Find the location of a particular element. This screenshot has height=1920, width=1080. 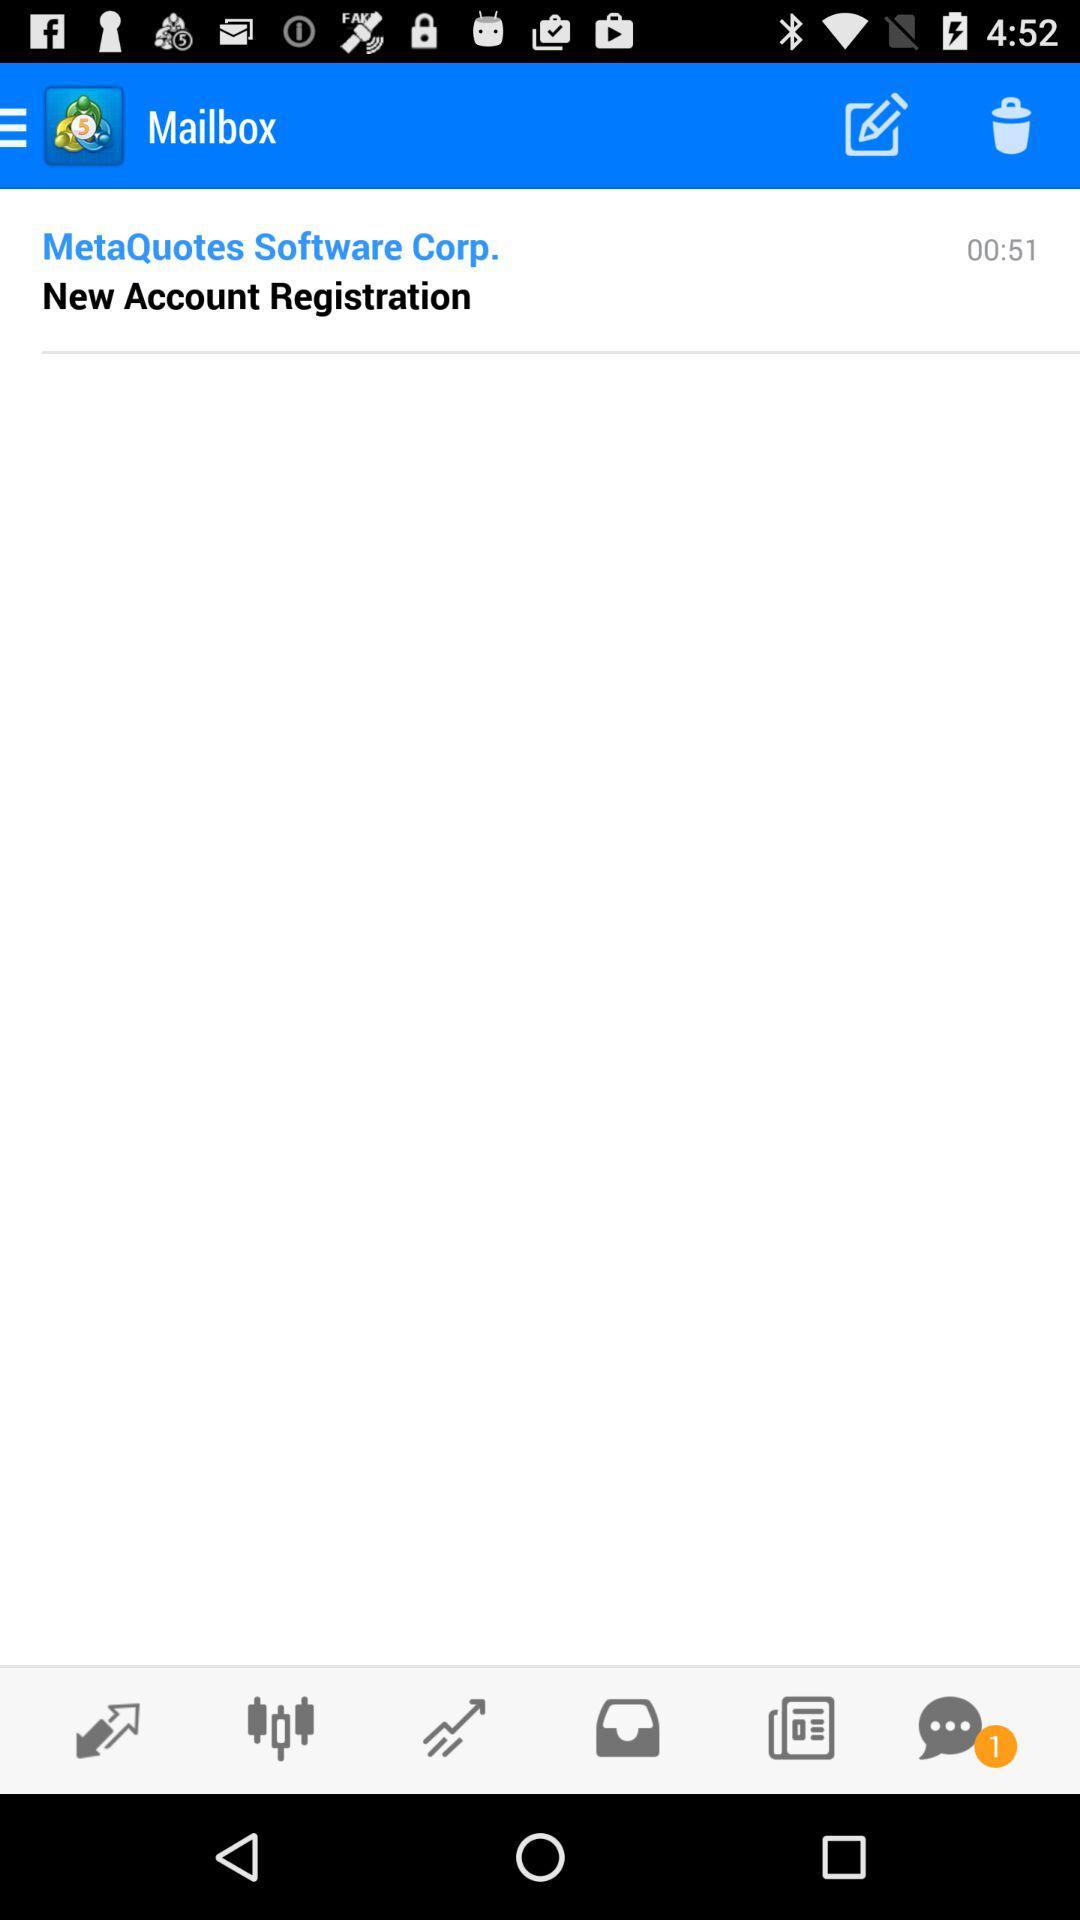

the item above the new account registration is located at coordinates (472, 244).